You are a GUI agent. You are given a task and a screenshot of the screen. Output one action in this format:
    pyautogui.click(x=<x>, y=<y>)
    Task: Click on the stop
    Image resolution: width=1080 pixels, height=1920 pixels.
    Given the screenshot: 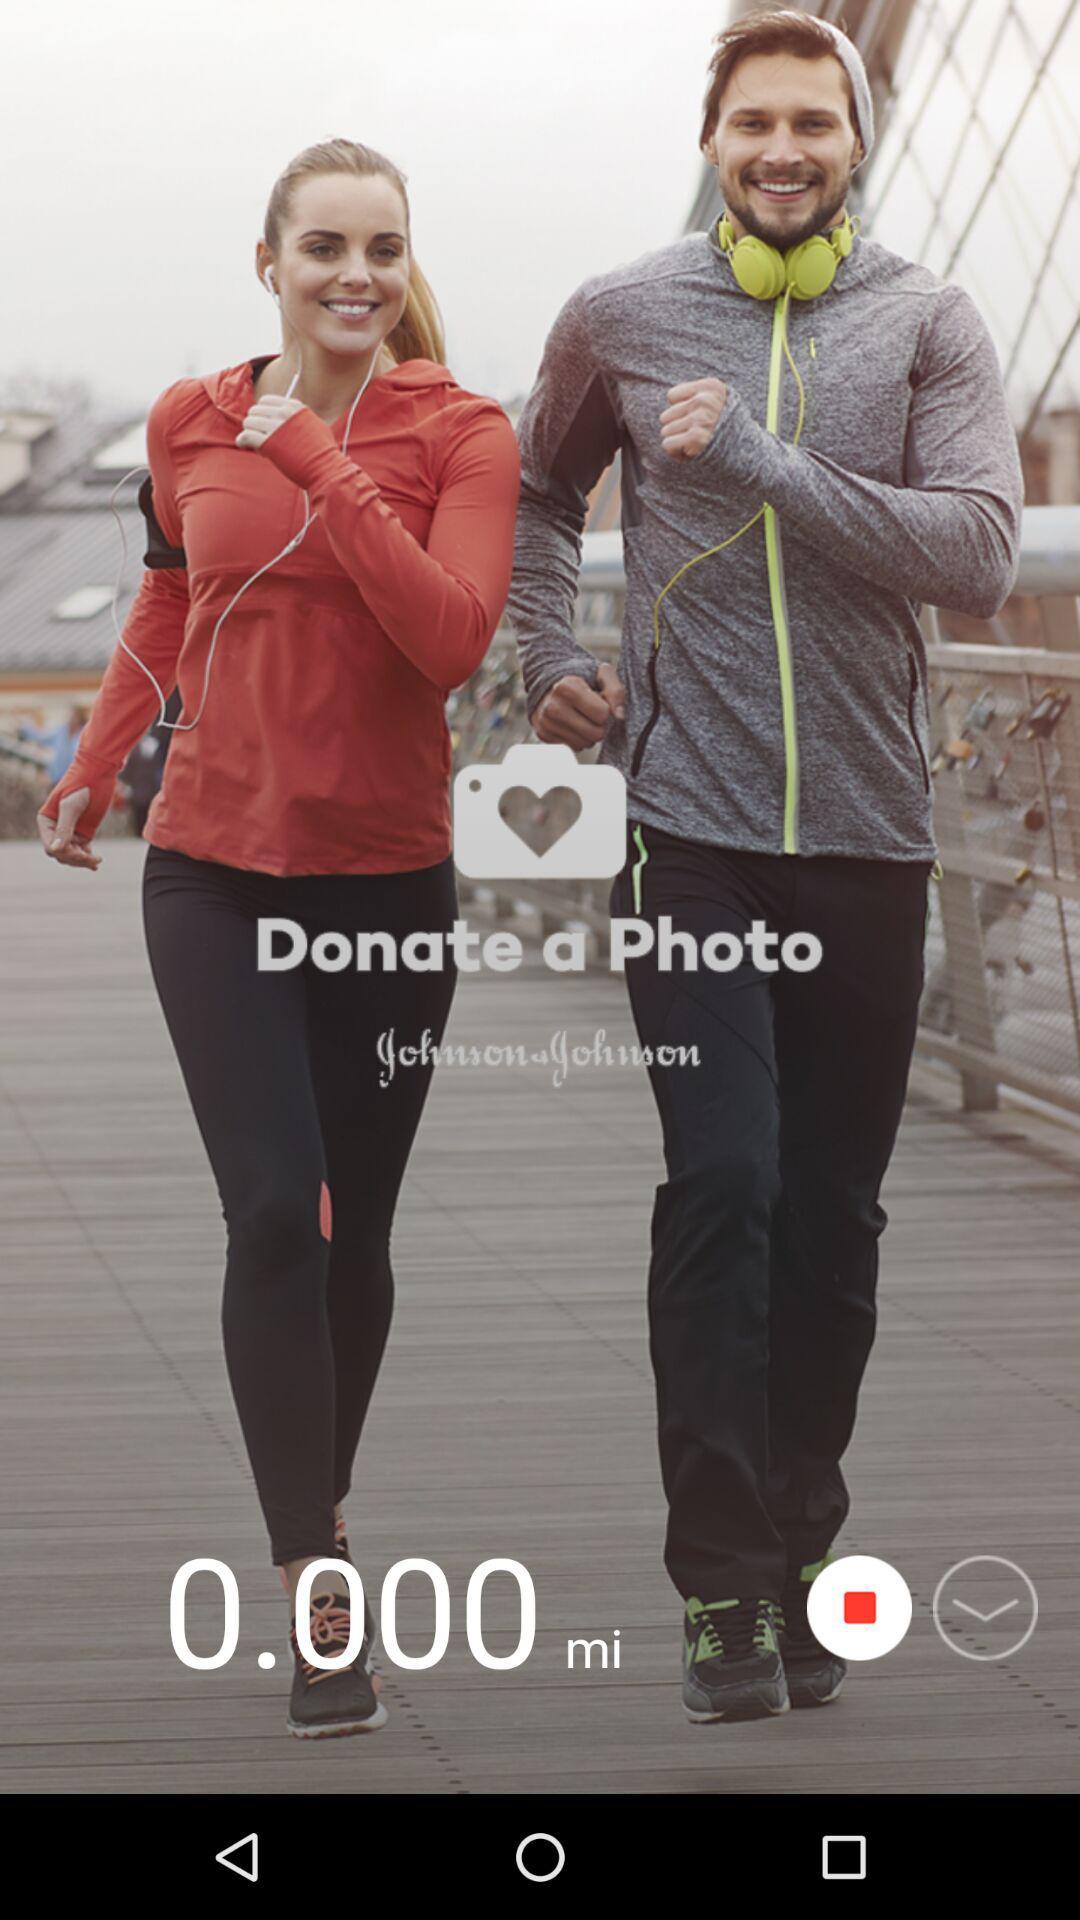 What is the action you would take?
    pyautogui.click(x=858, y=1608)
    